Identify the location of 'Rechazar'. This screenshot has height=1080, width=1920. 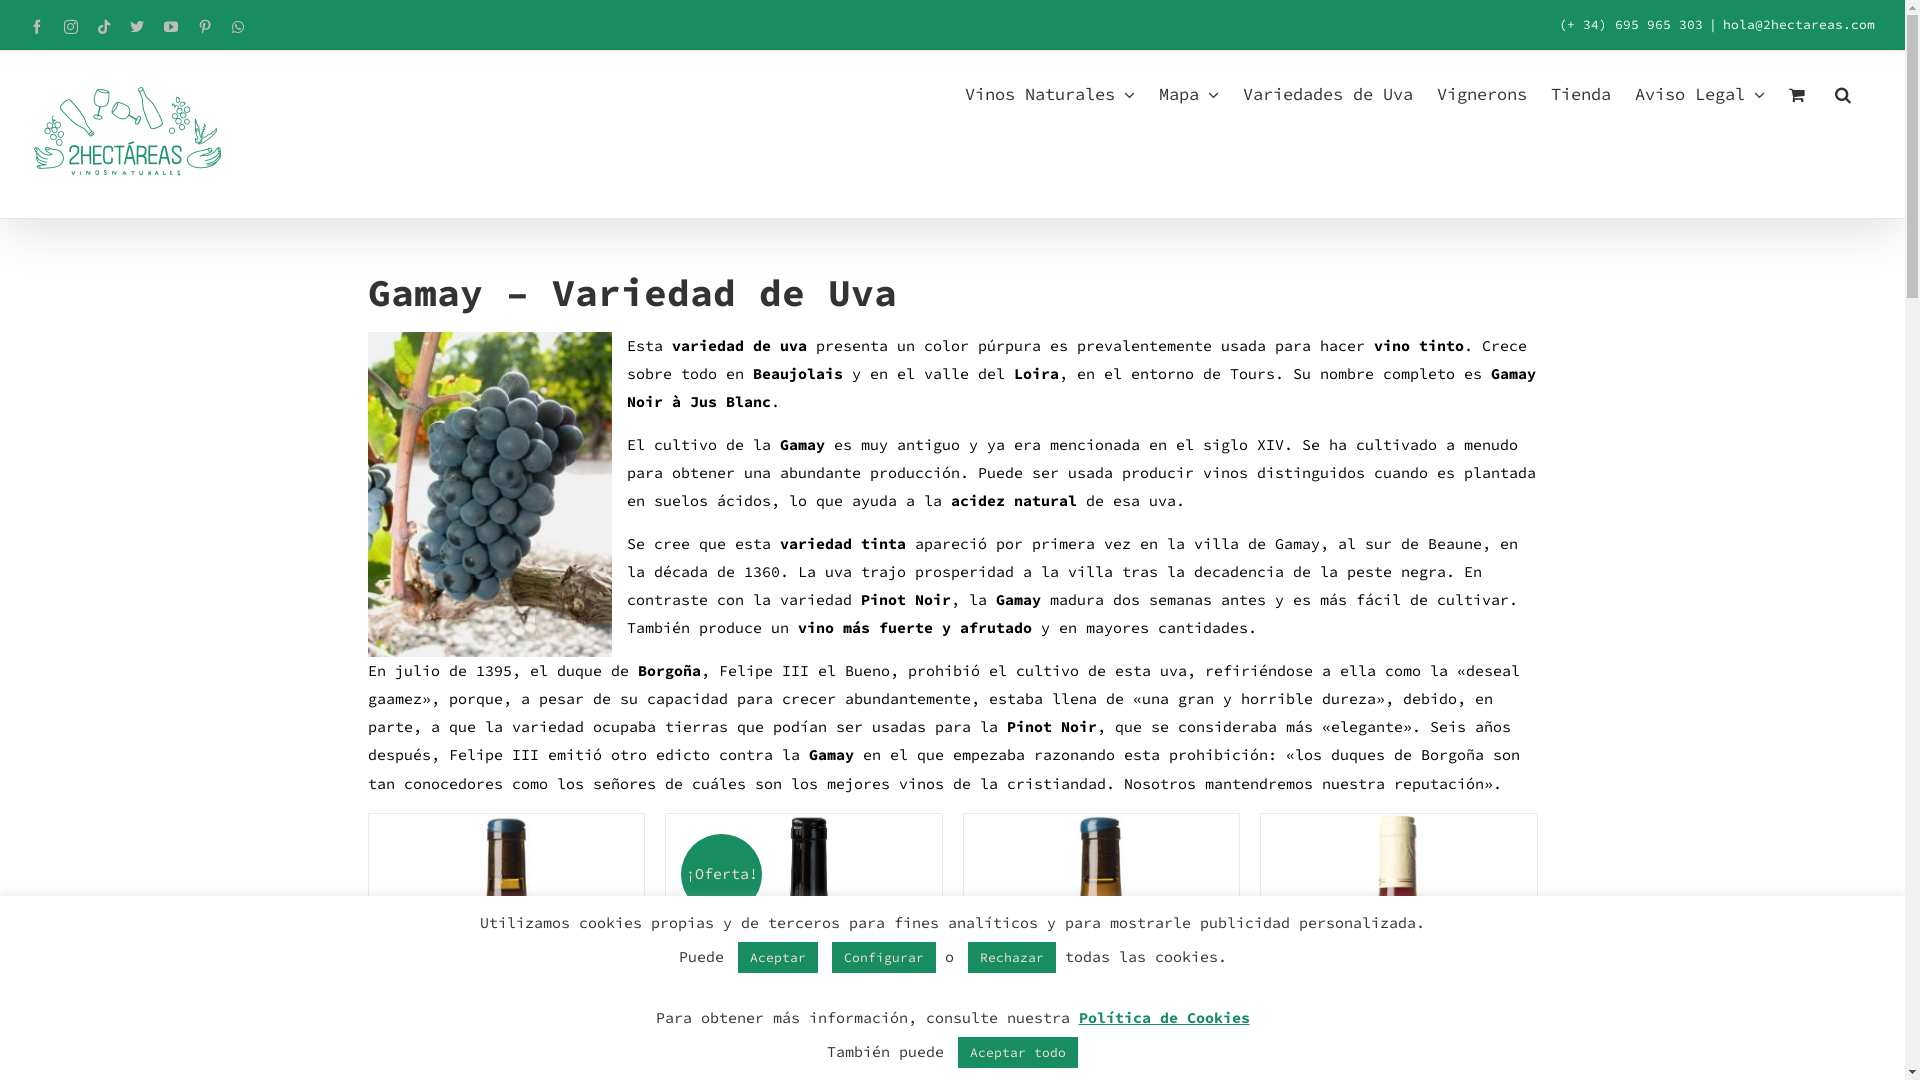
(1012, 956).